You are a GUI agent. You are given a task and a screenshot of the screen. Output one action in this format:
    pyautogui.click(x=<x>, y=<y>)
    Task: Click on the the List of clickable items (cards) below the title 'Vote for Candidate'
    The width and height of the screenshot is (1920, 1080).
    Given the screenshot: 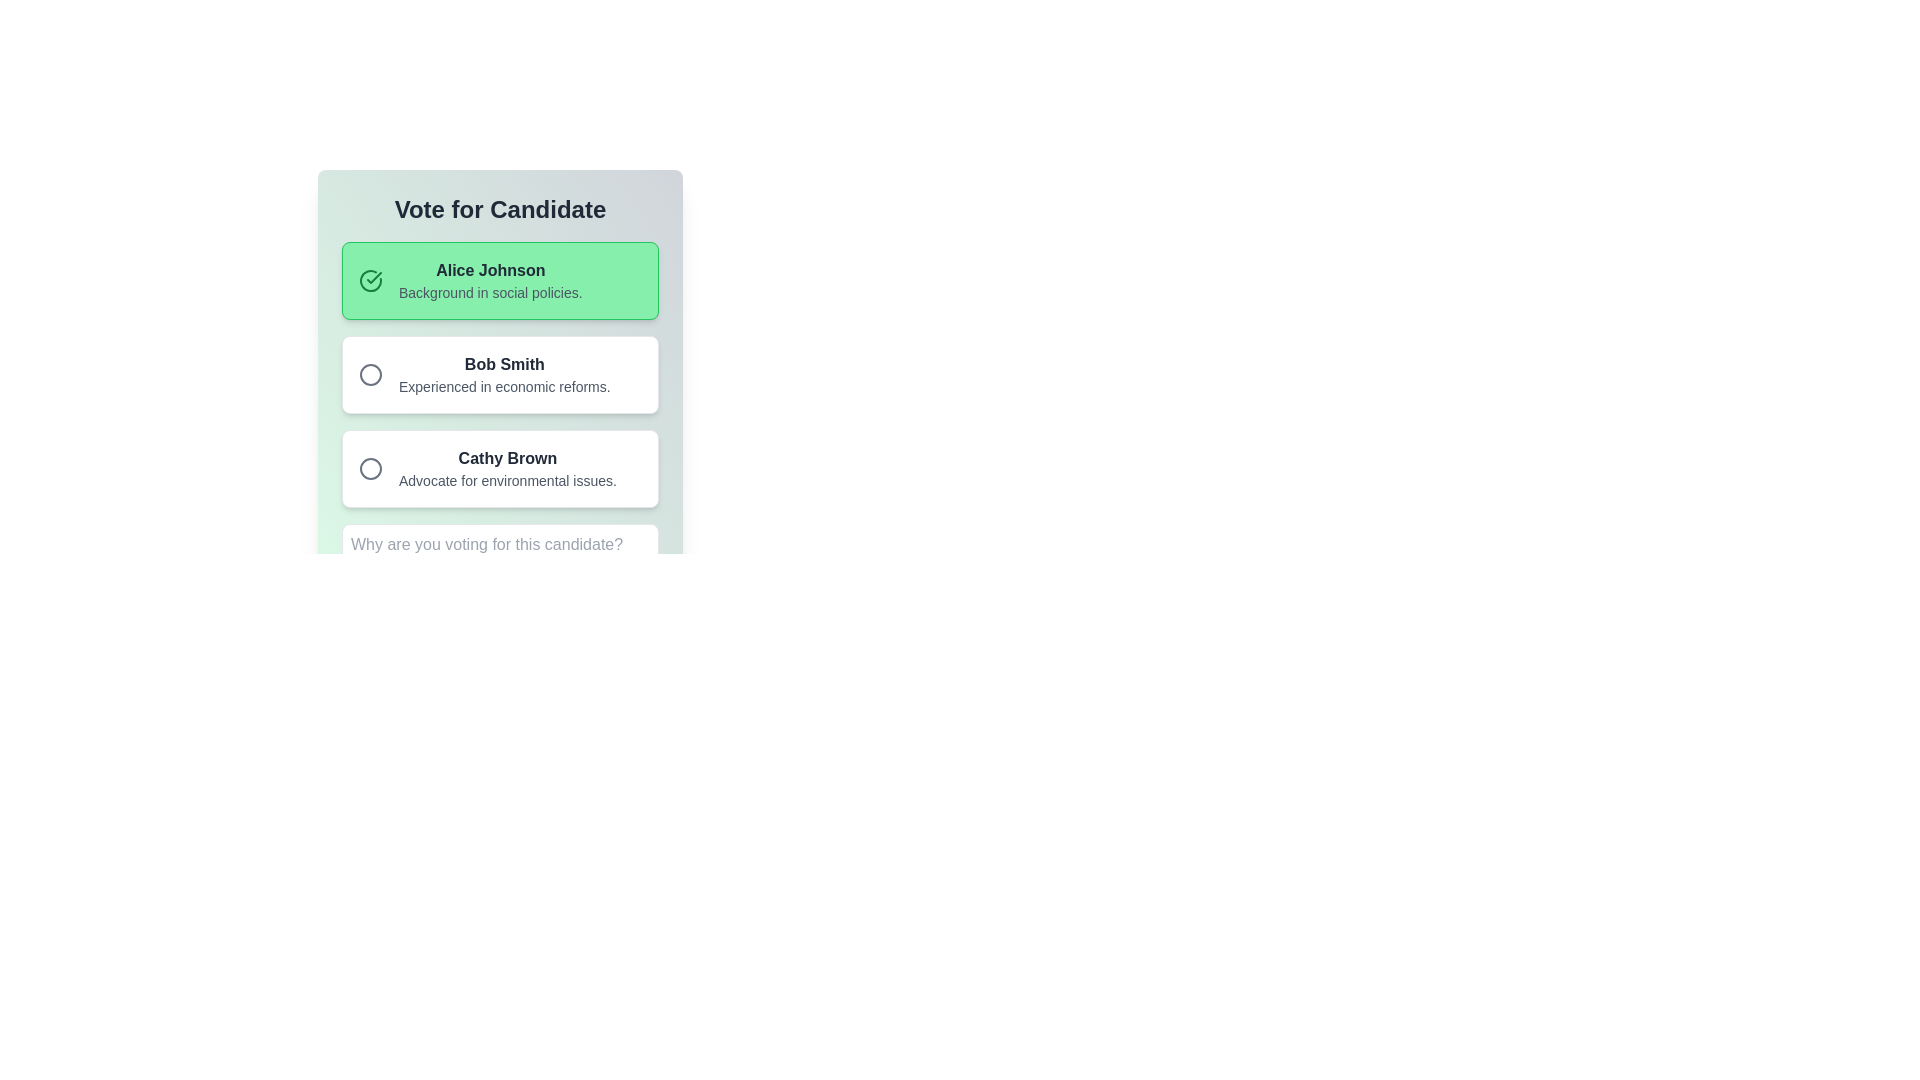 What is the action you would take?
    pyautogui.click(x=500, y=374)
    